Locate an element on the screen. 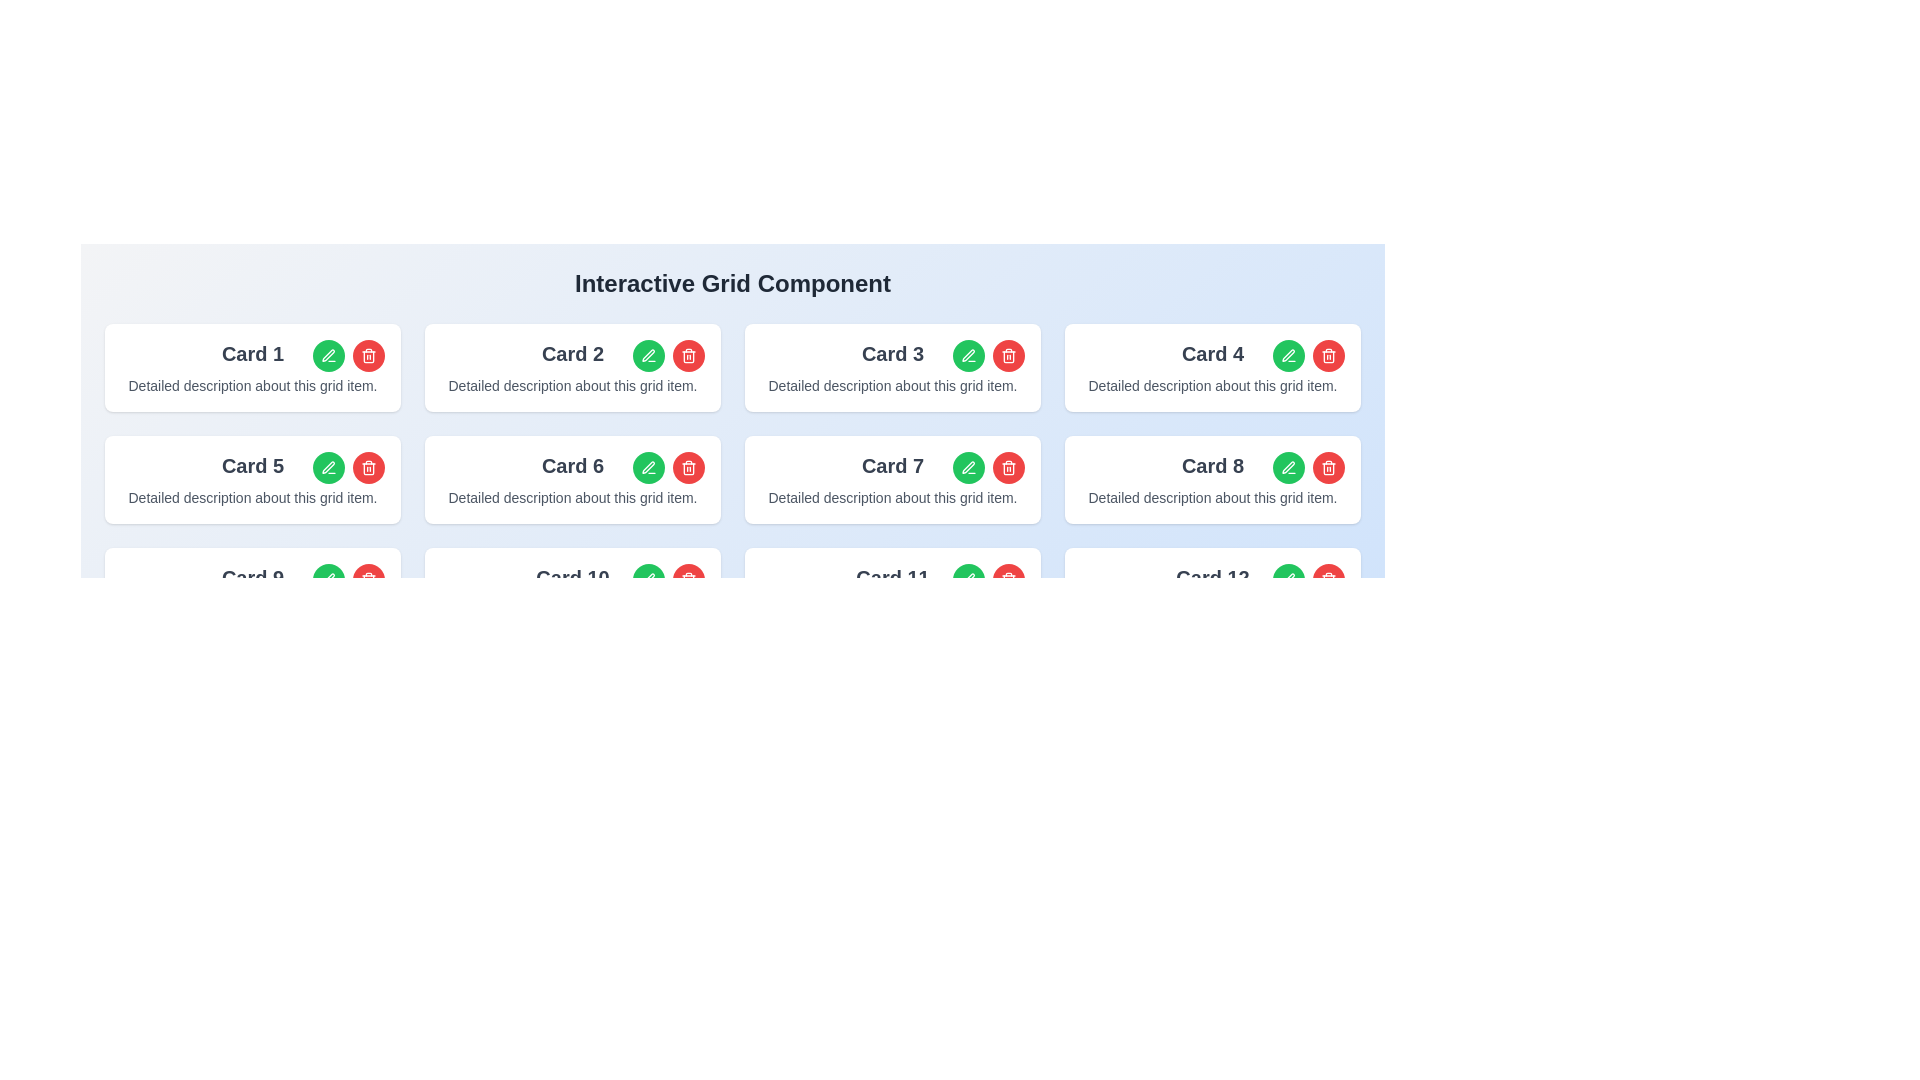  the green pen icon button in the 'Interactive Grid Component' interface located in 'Card 11' to initiate editing is located at coordinates (968, 579).